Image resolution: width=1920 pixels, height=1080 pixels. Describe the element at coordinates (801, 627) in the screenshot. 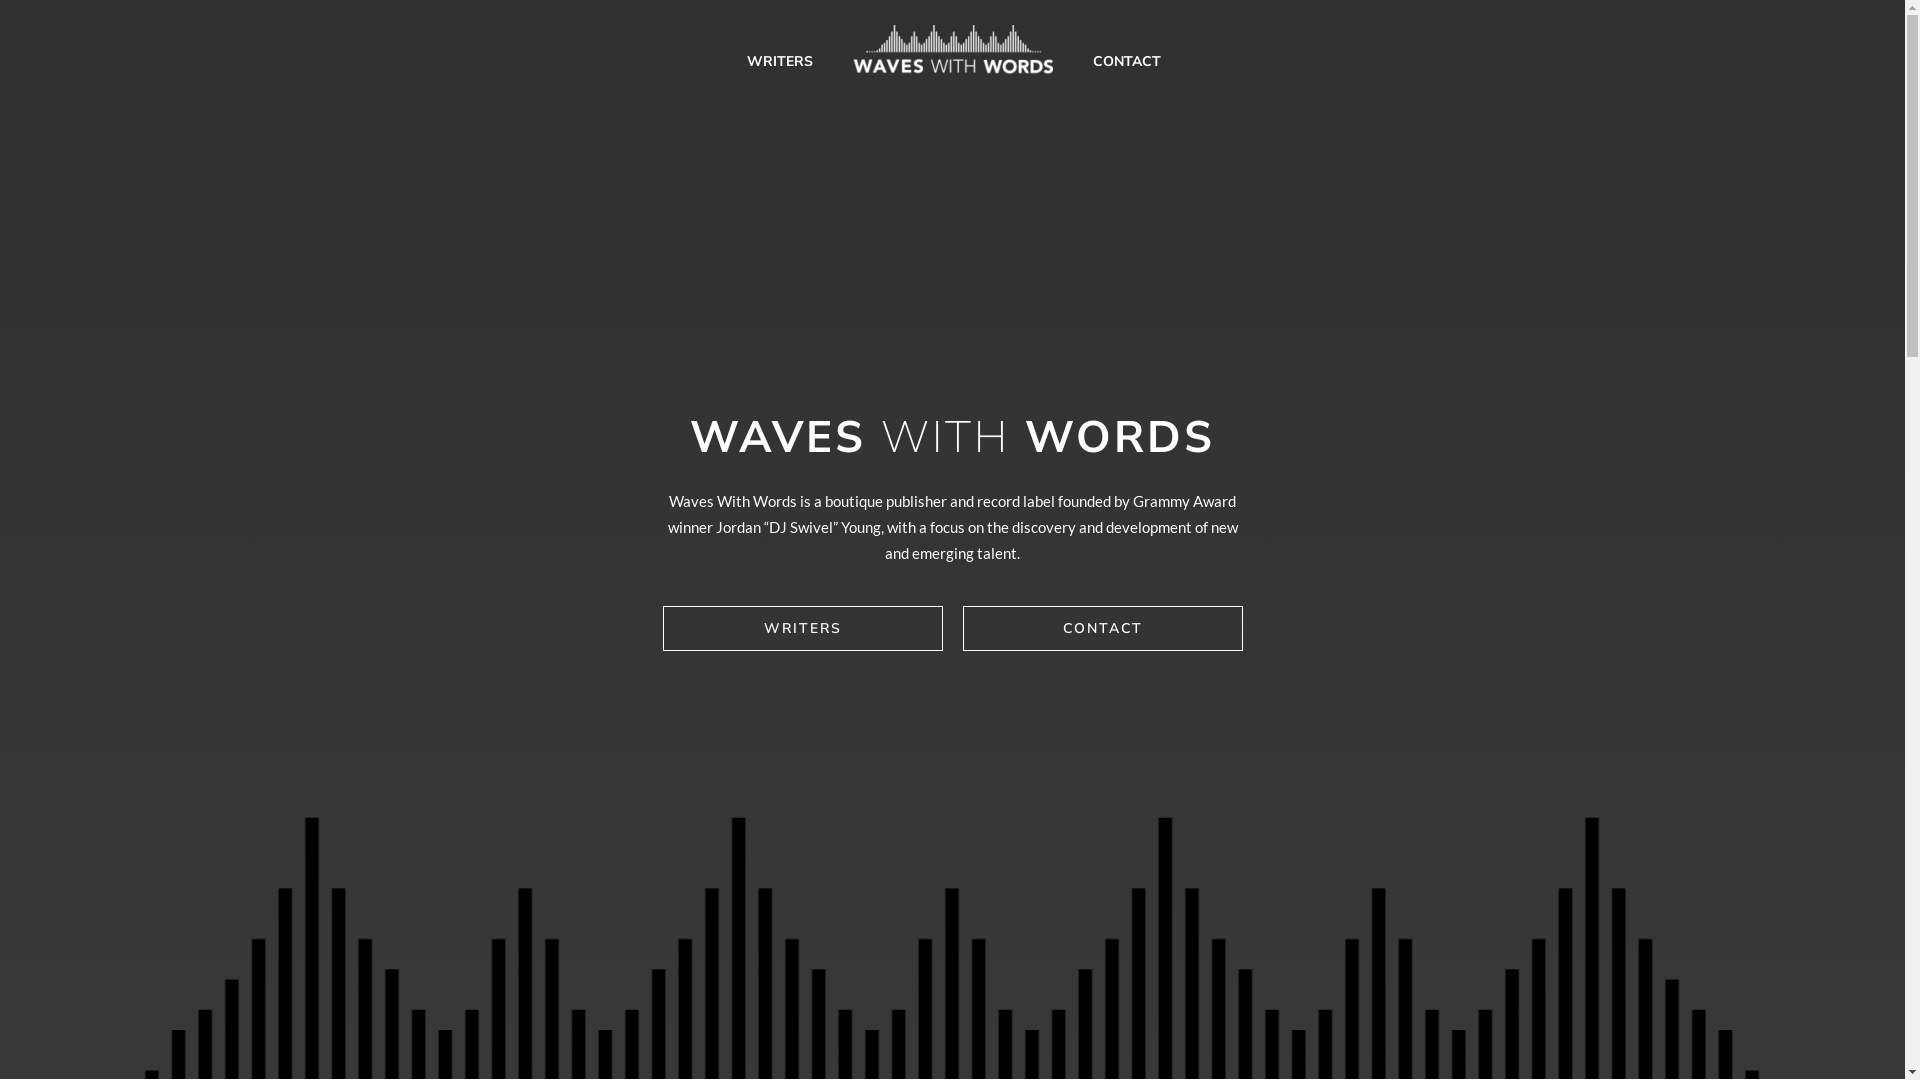

I see `'WRITERS'` at that location.